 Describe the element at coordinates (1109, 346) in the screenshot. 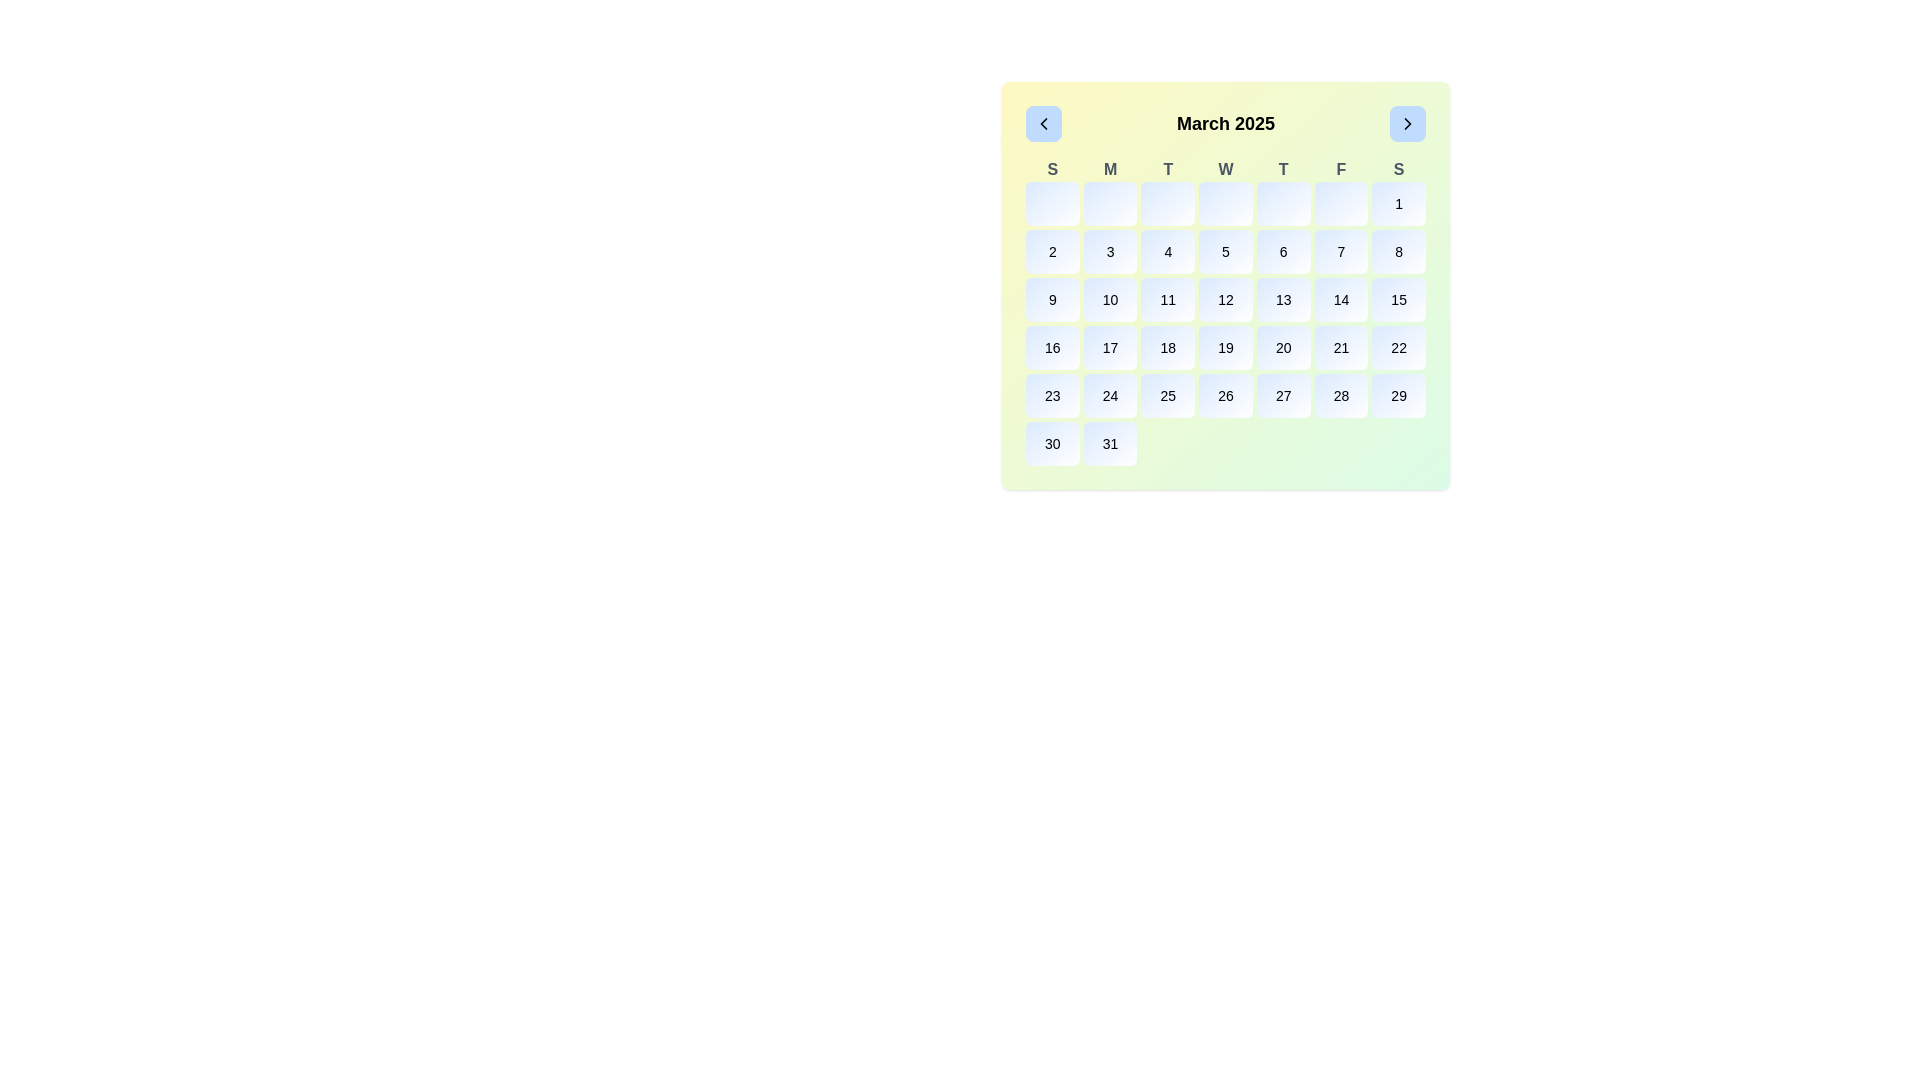

I see `the button representing the date '17' in the calendar view` at that location.